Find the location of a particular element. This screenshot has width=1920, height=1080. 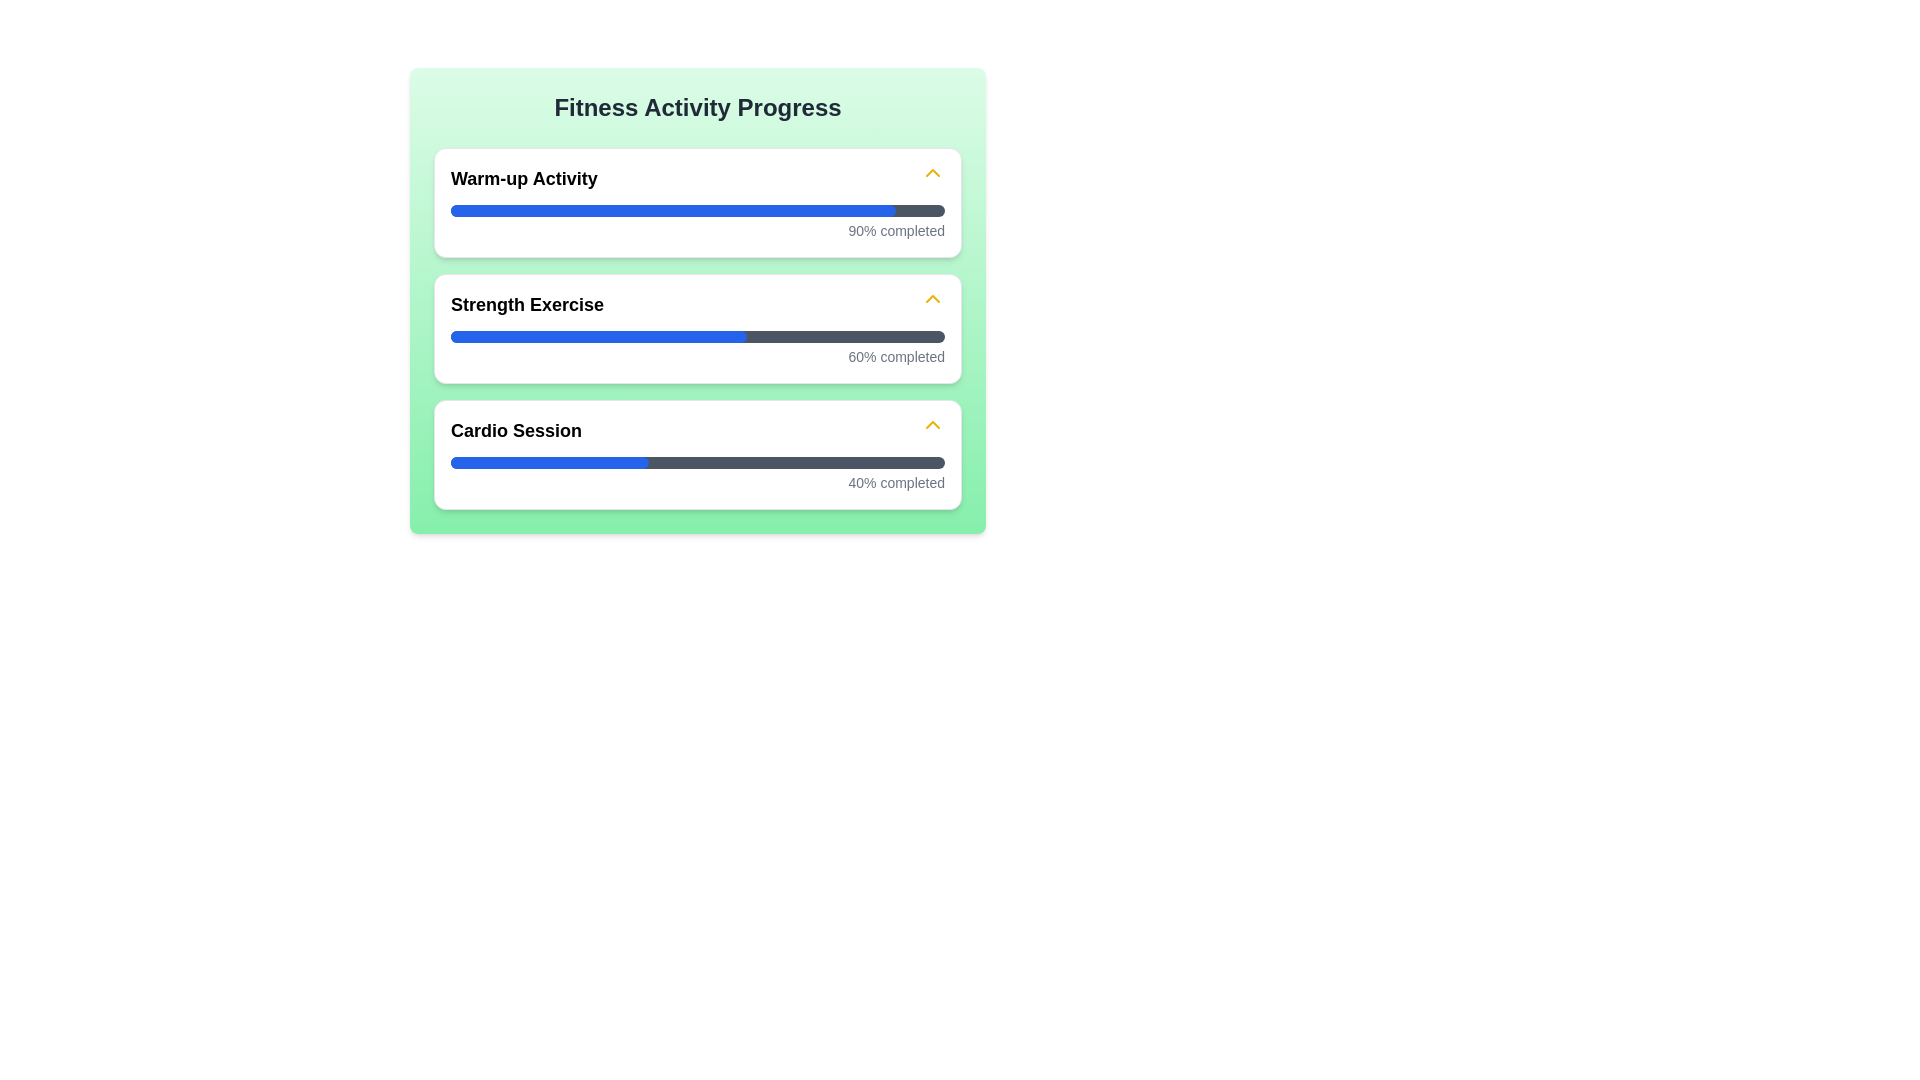

the progress bar representing the 'Cardio Session' located at the bottom of the three progress bars, which is aligned within a gray rounded background is located at coordinates (549, 462).